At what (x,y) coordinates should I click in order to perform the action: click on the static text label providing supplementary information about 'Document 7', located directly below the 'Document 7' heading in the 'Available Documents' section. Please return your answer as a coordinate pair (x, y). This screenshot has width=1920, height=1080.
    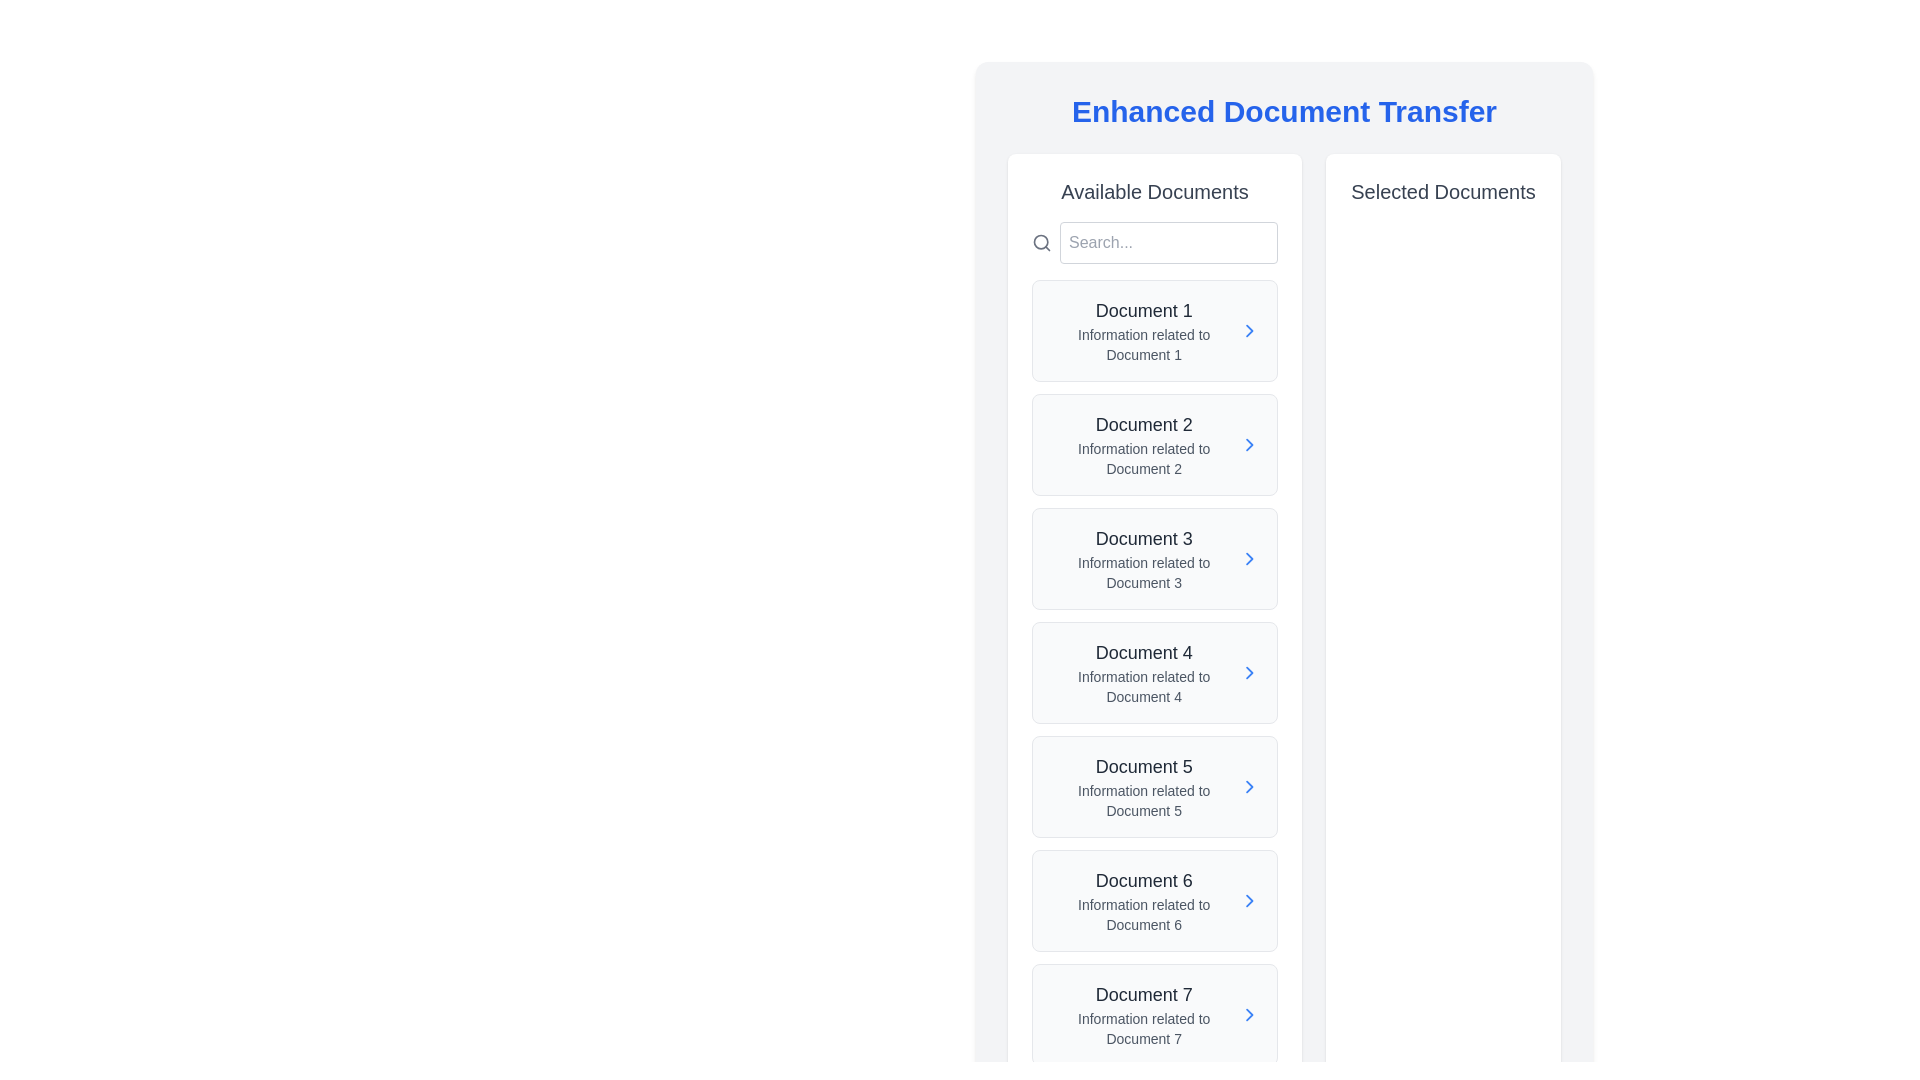
    Looking at the image, I should click on (1144, 1029).